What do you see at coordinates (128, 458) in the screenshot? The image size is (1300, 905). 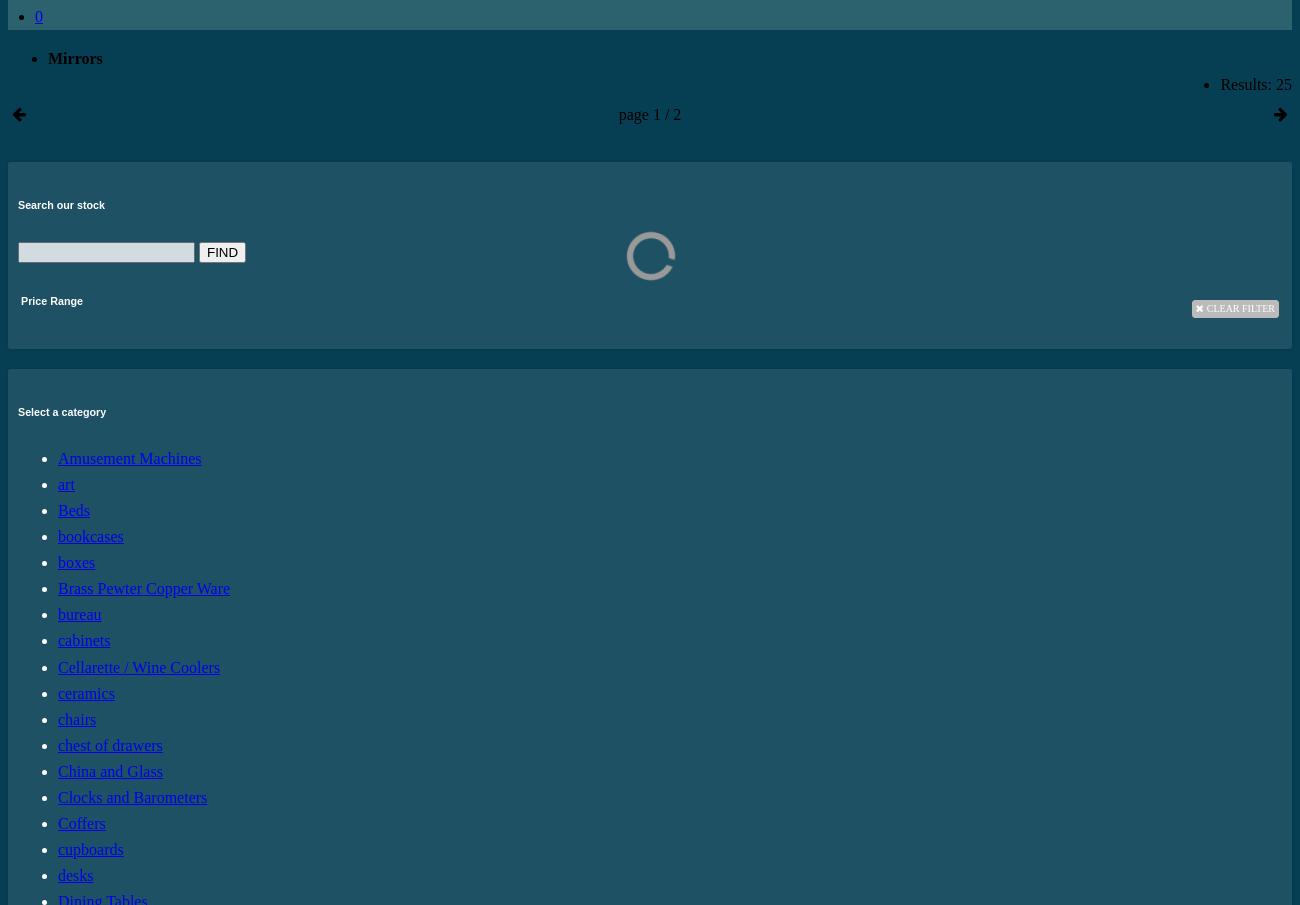 I see `'Amusement Machines'` at bounding box center [128, 458].